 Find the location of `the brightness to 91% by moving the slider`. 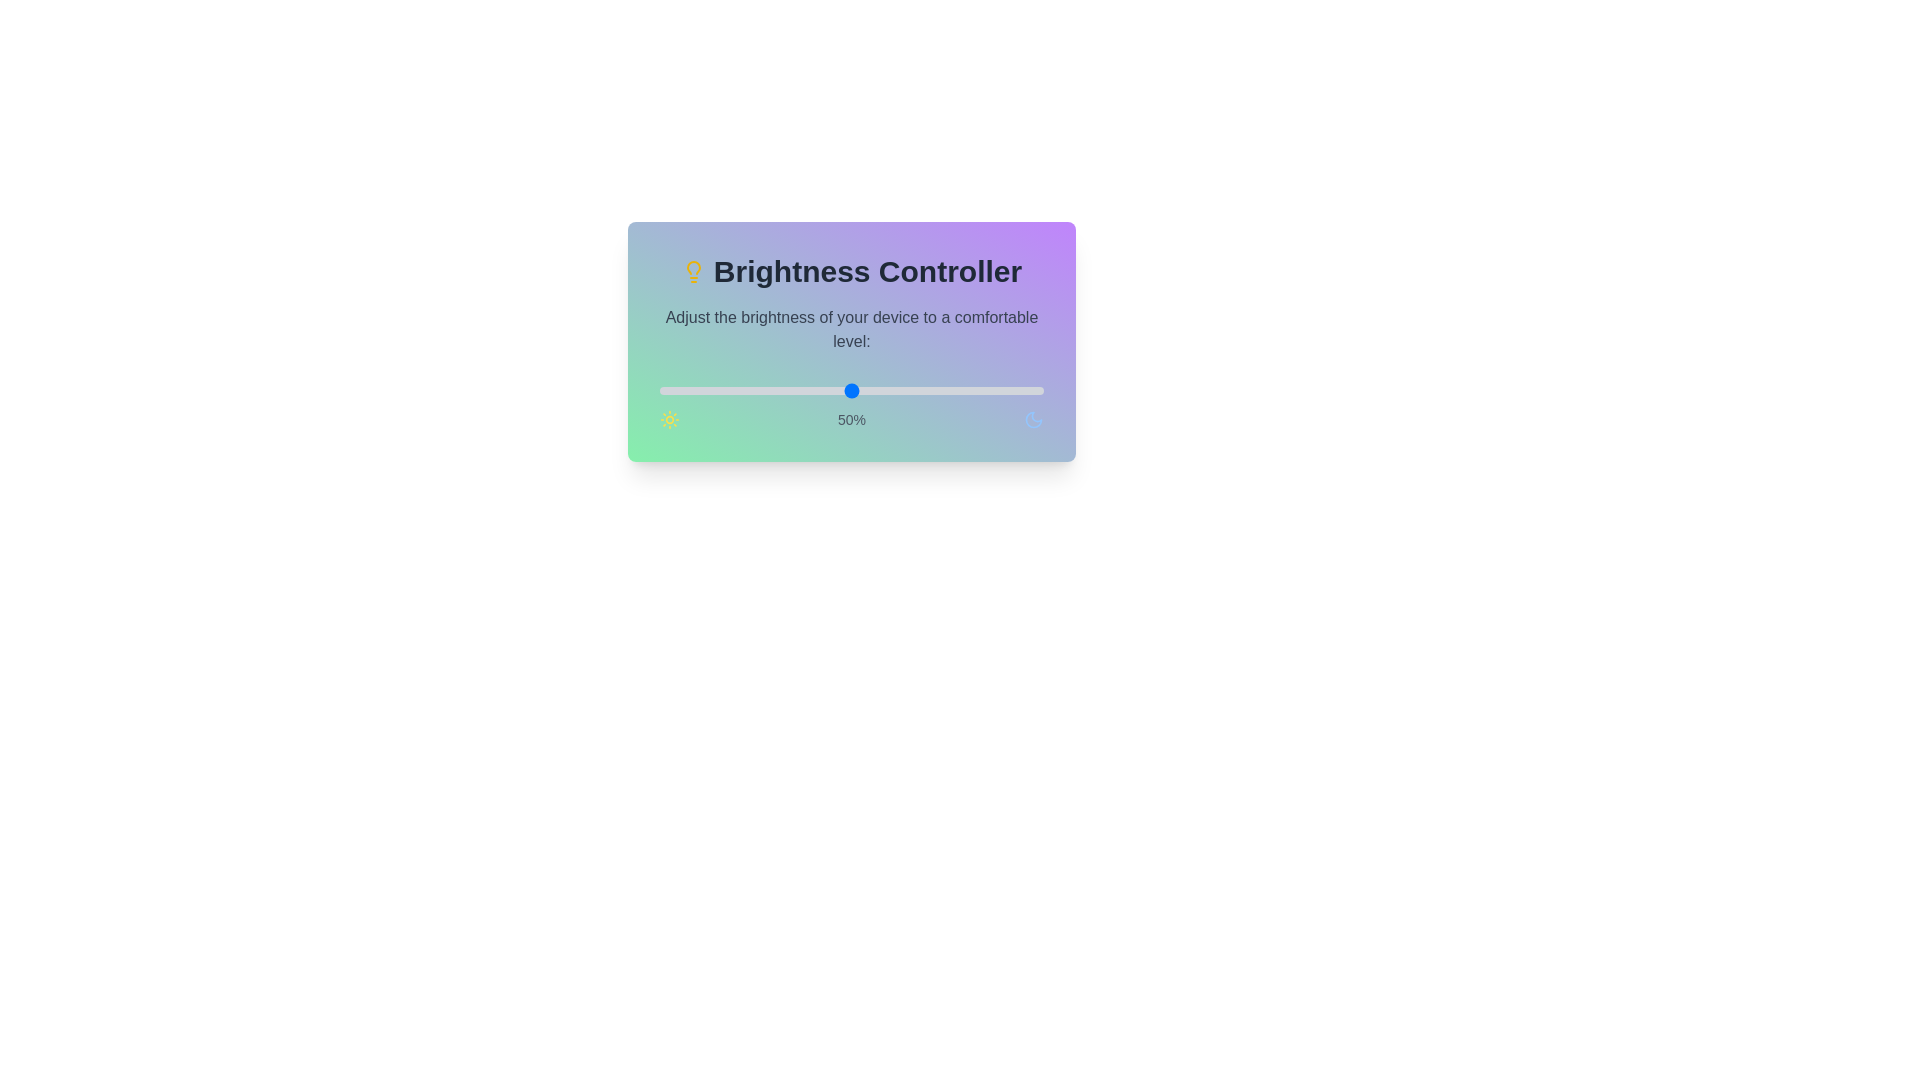

the brightness to 91% by moving the slider is located at coordinates (1009, 390).